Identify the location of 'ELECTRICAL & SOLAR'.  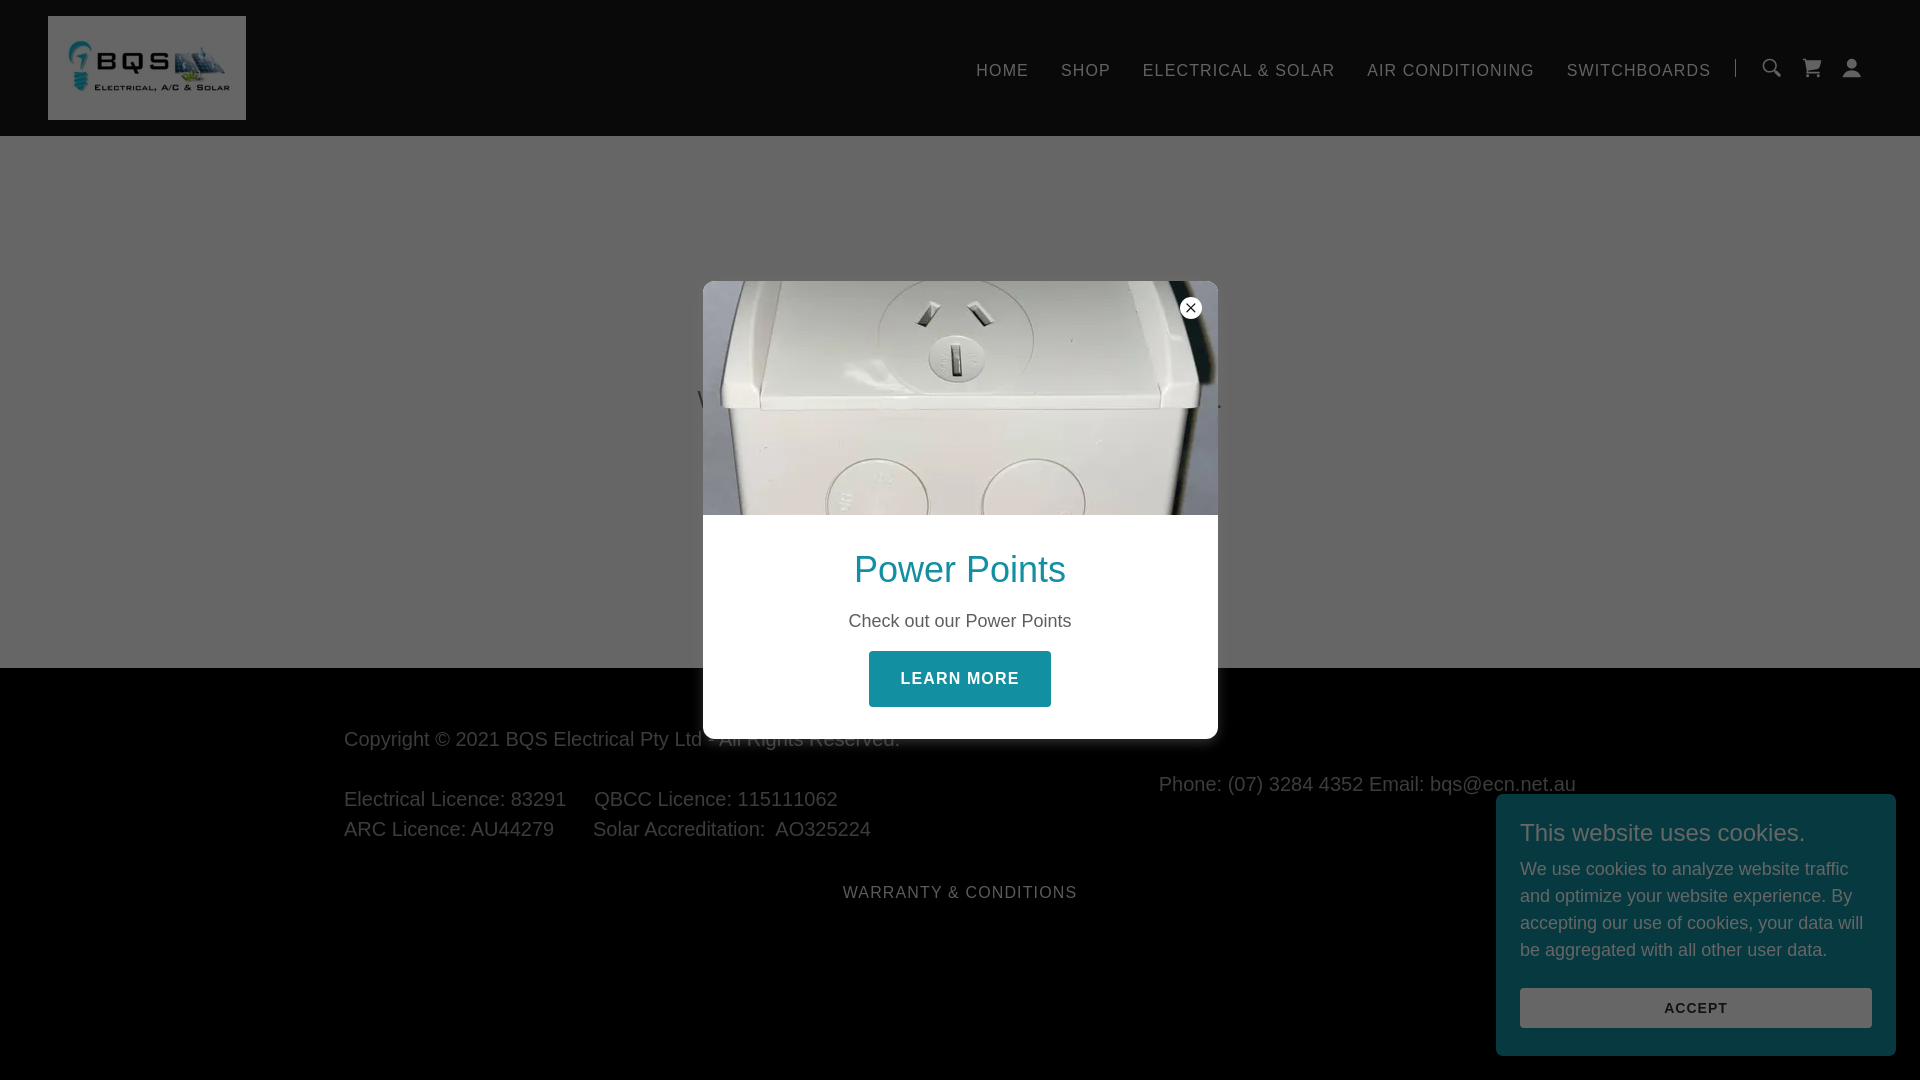
(1237, 68).